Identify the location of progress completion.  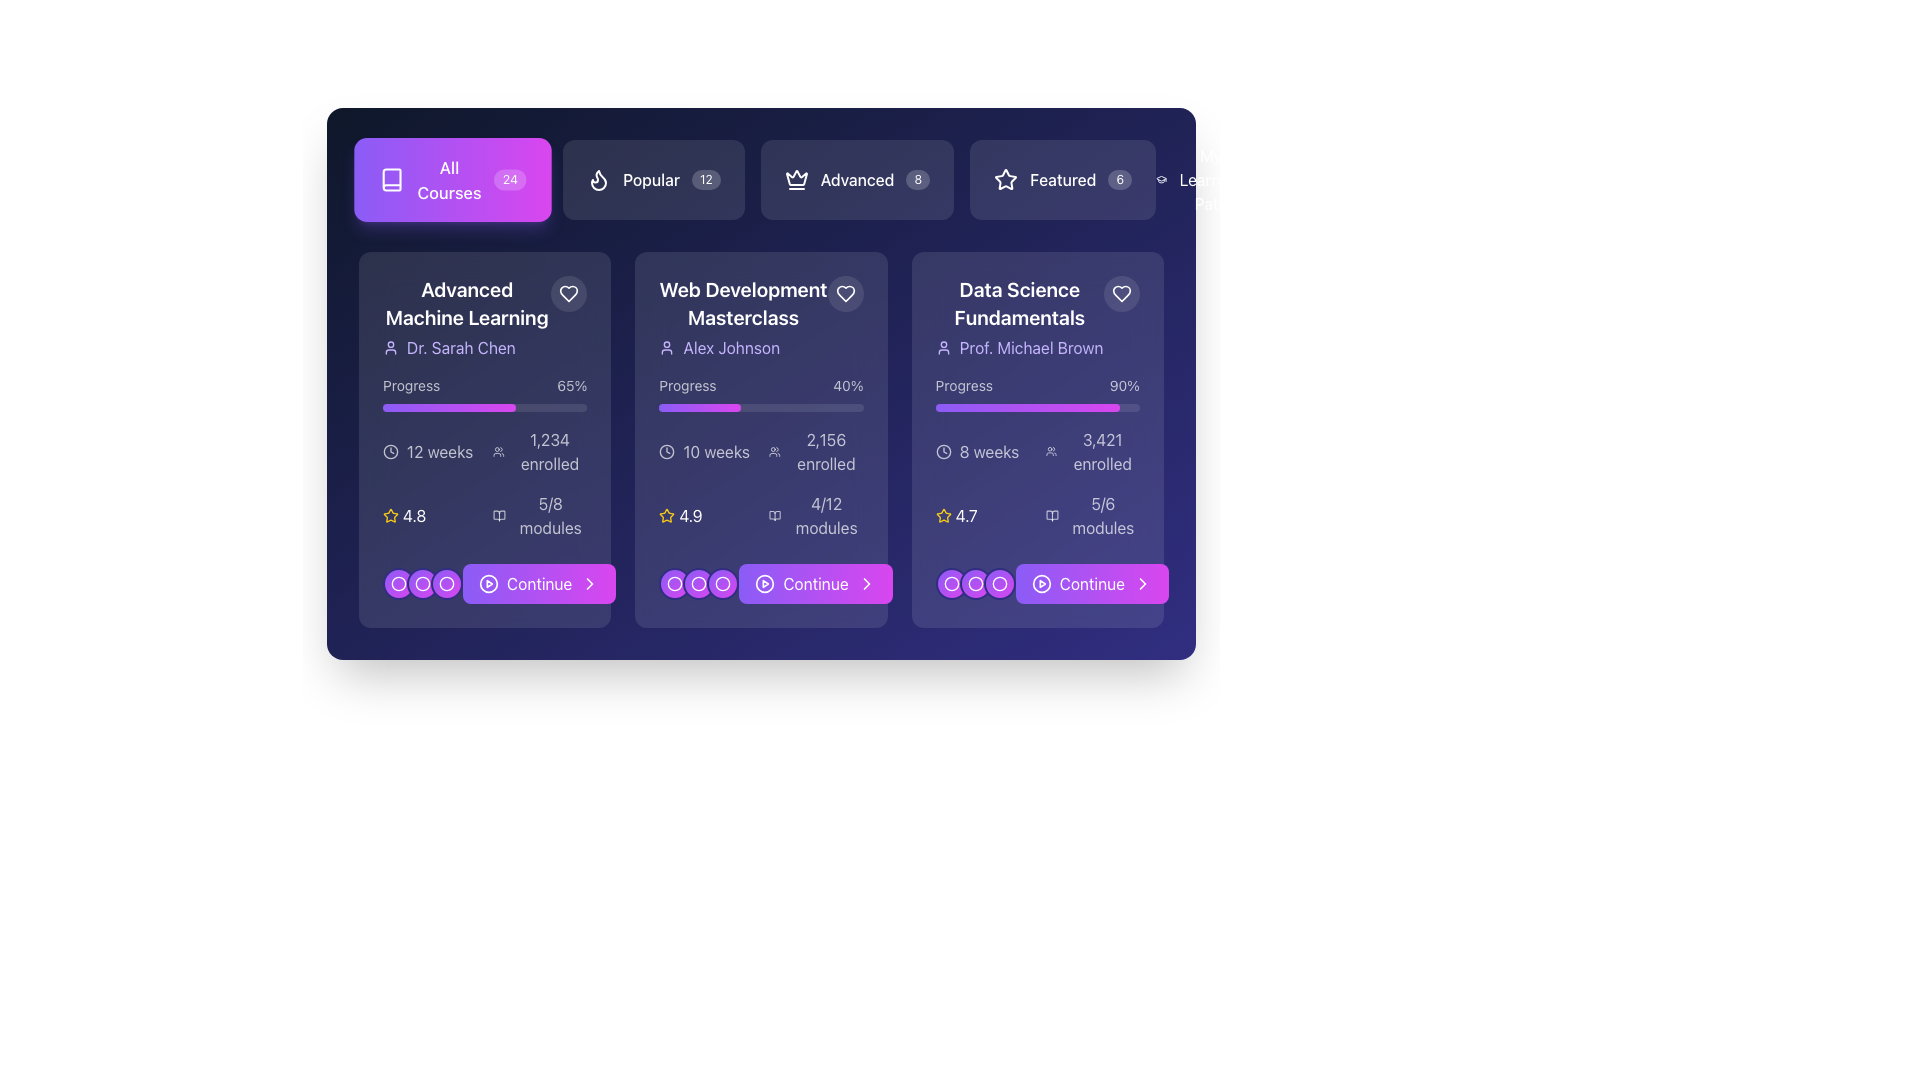
(487, 407).